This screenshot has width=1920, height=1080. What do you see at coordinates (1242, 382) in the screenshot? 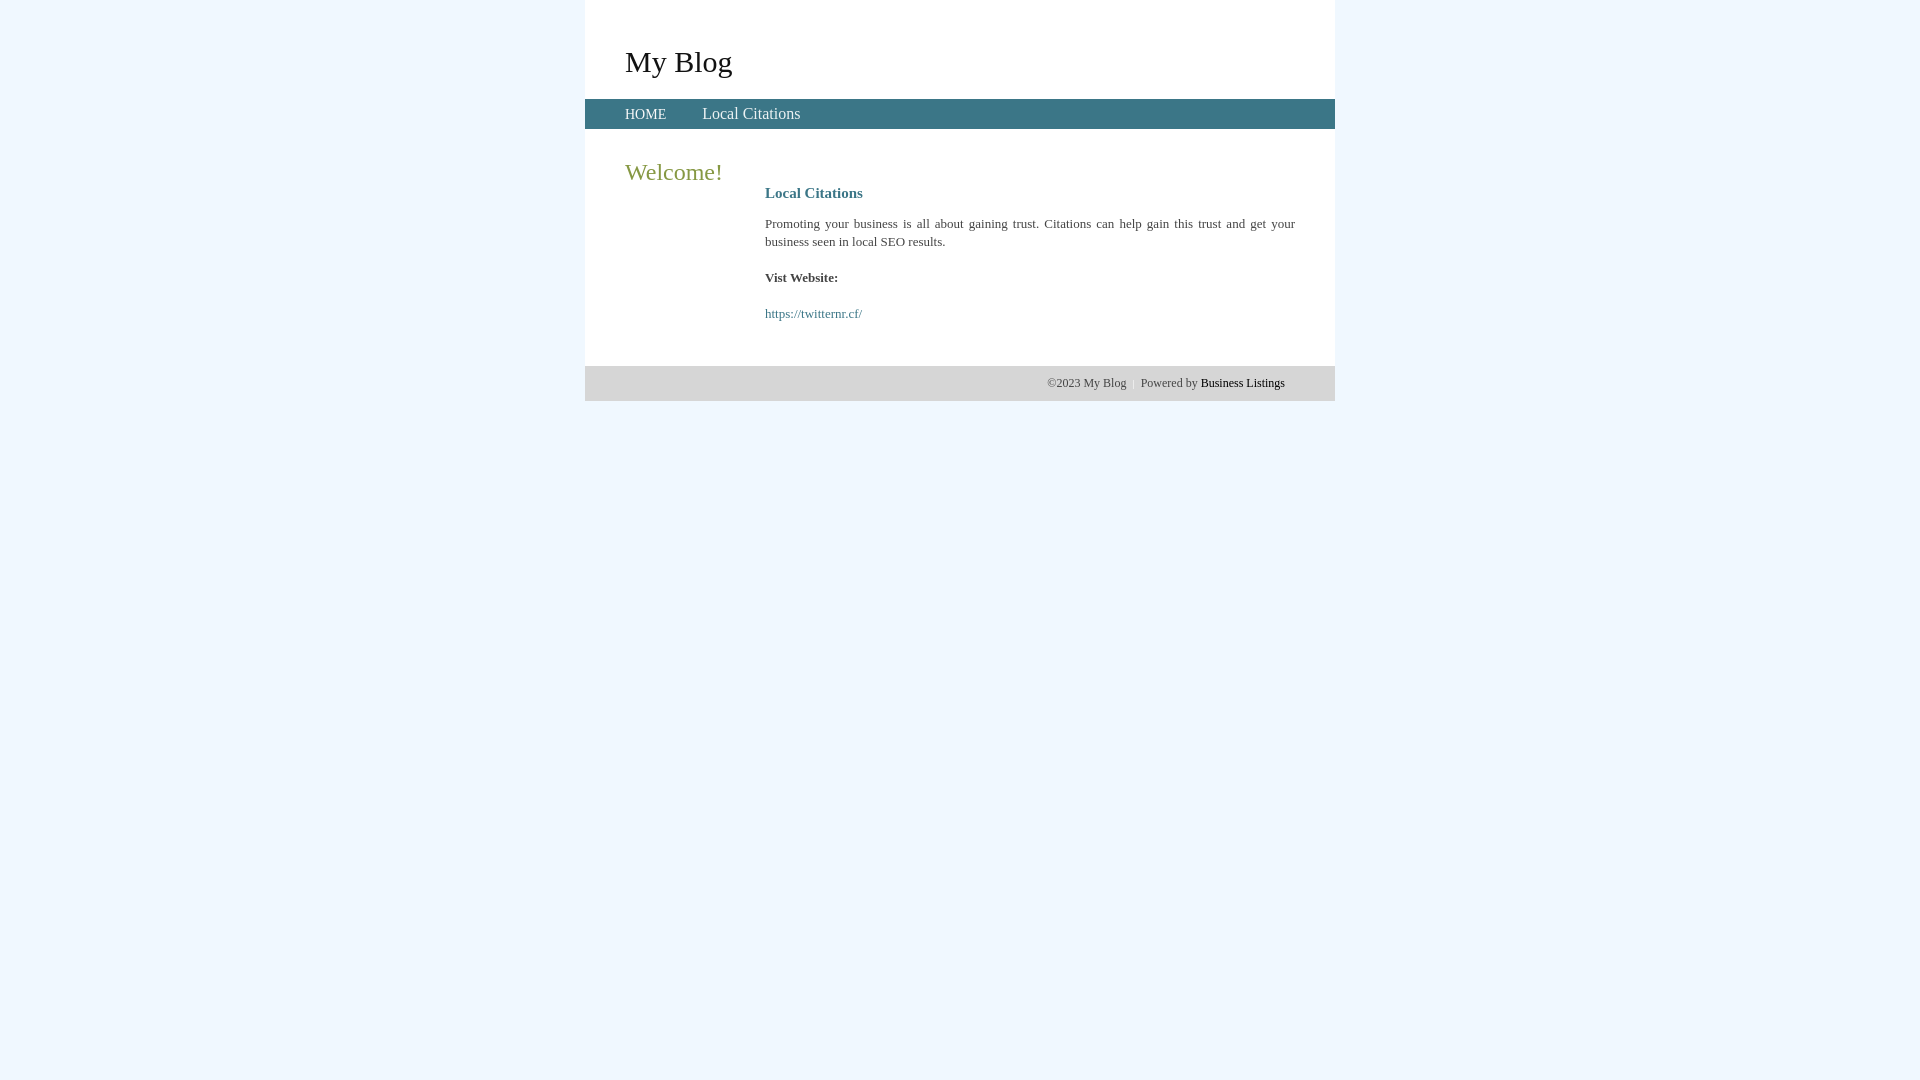
I see `'Business Listings'` at bounding box center [1242, 382].